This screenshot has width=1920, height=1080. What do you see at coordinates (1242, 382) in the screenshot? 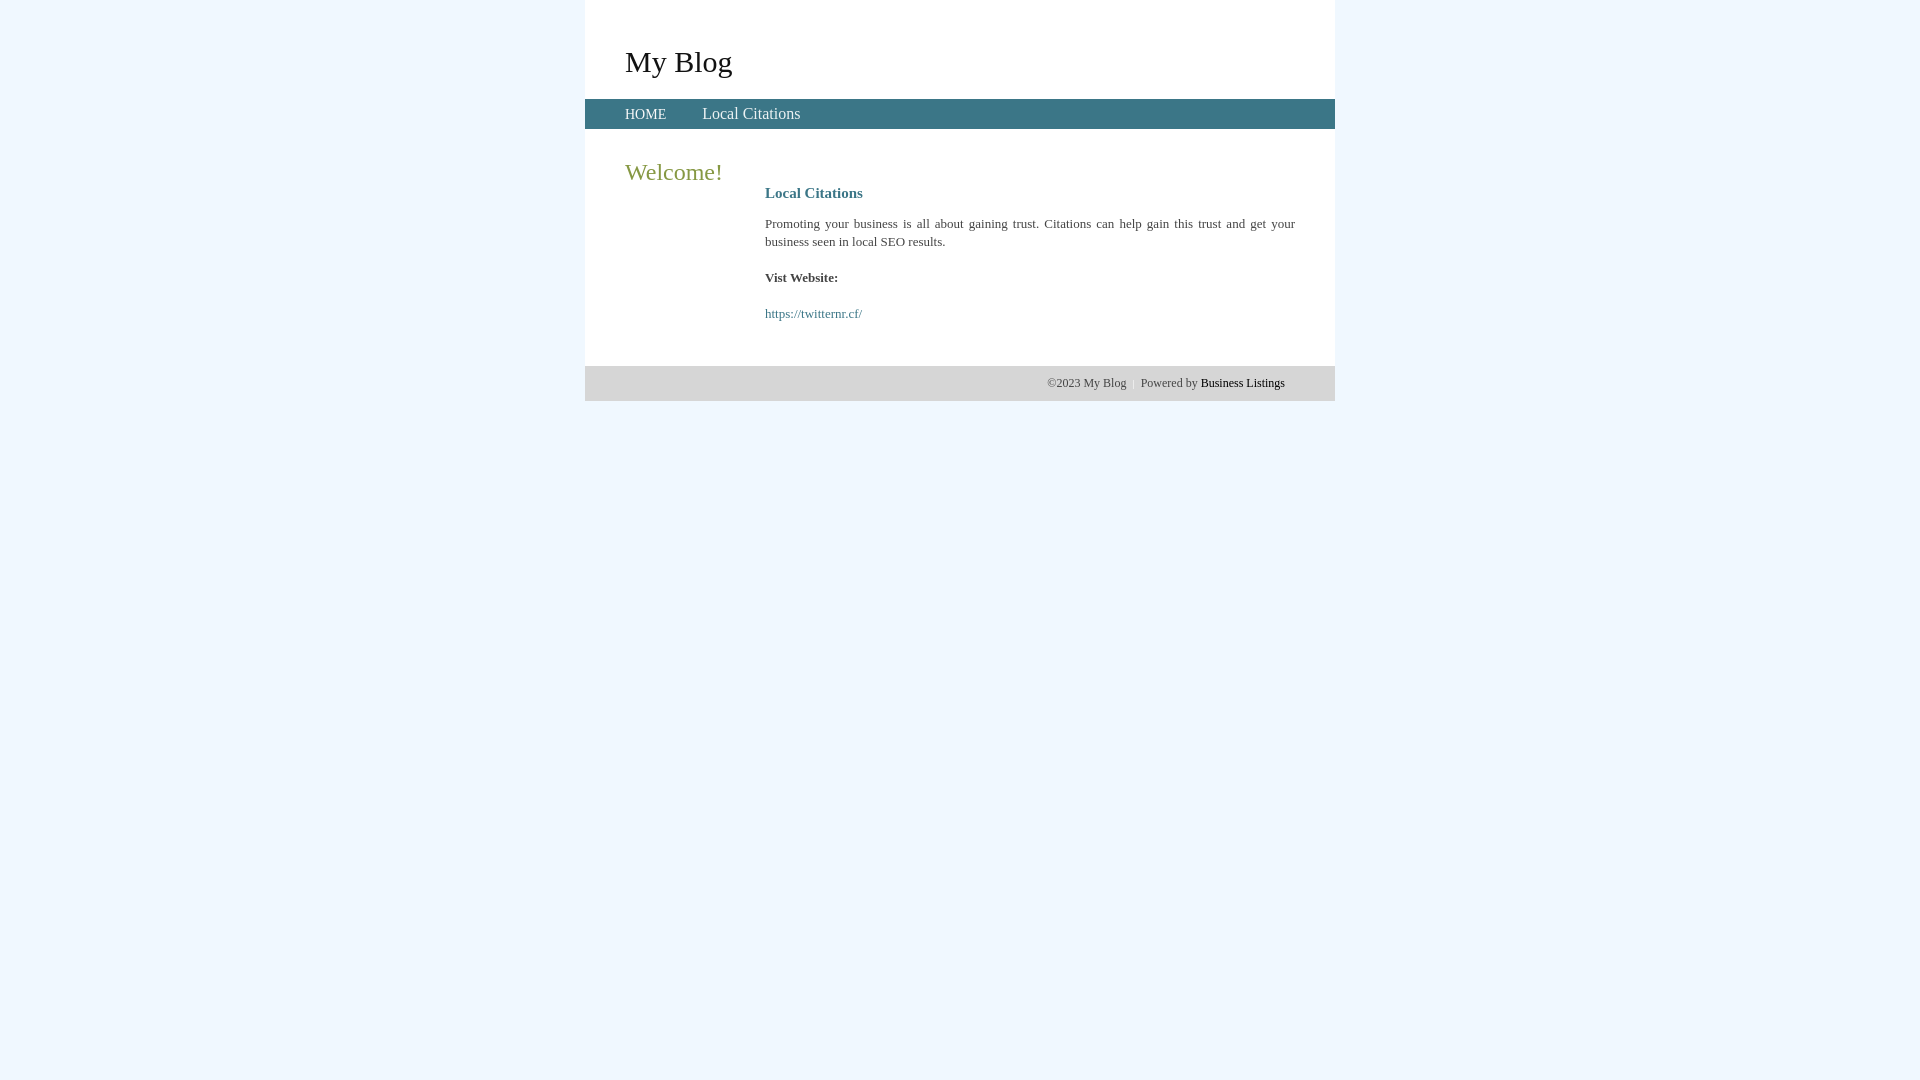
I see `'Business Listings'` at bounding box center [1242, 382].